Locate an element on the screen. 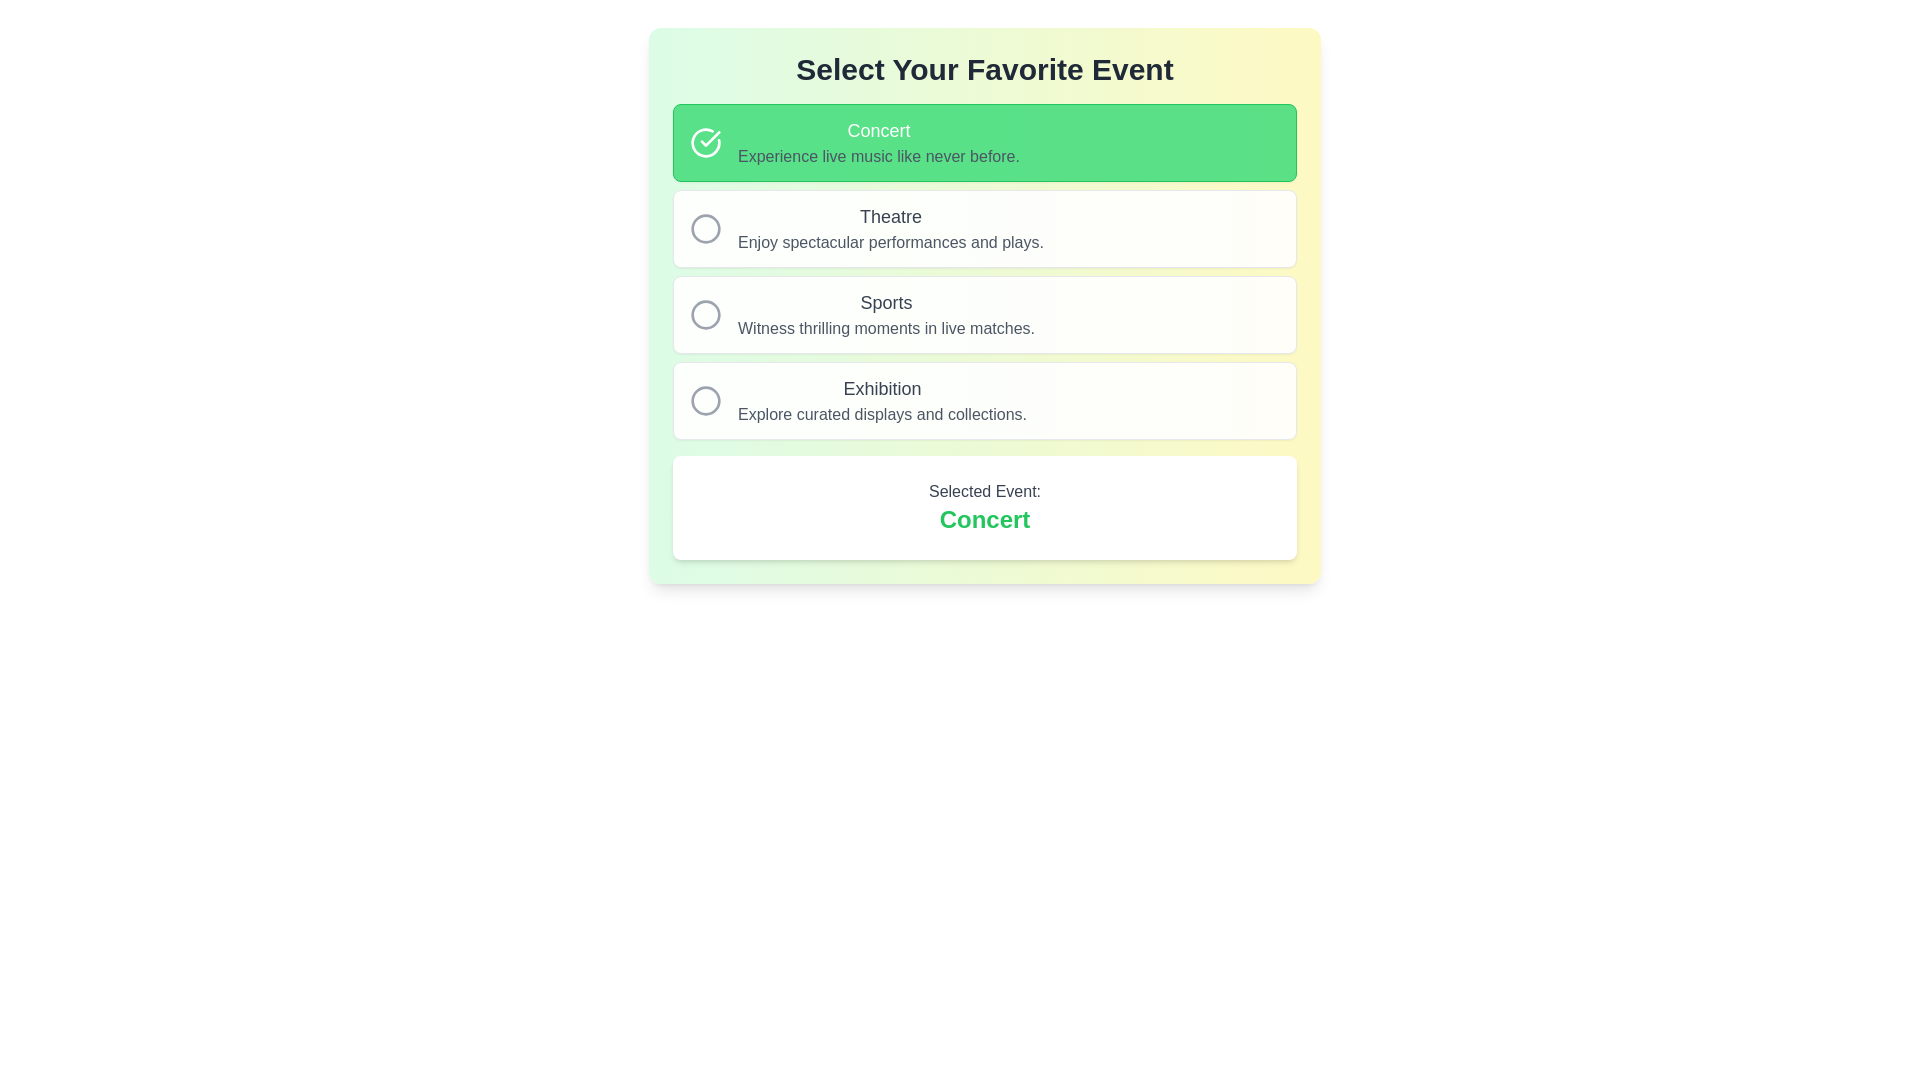 Image resolution: width=1920 pixels, height=1080 pixels. the 'Sports' radio button, which is the third option in the list of selectable items, to select it as the preferred event is located at coordinates (984, 315).